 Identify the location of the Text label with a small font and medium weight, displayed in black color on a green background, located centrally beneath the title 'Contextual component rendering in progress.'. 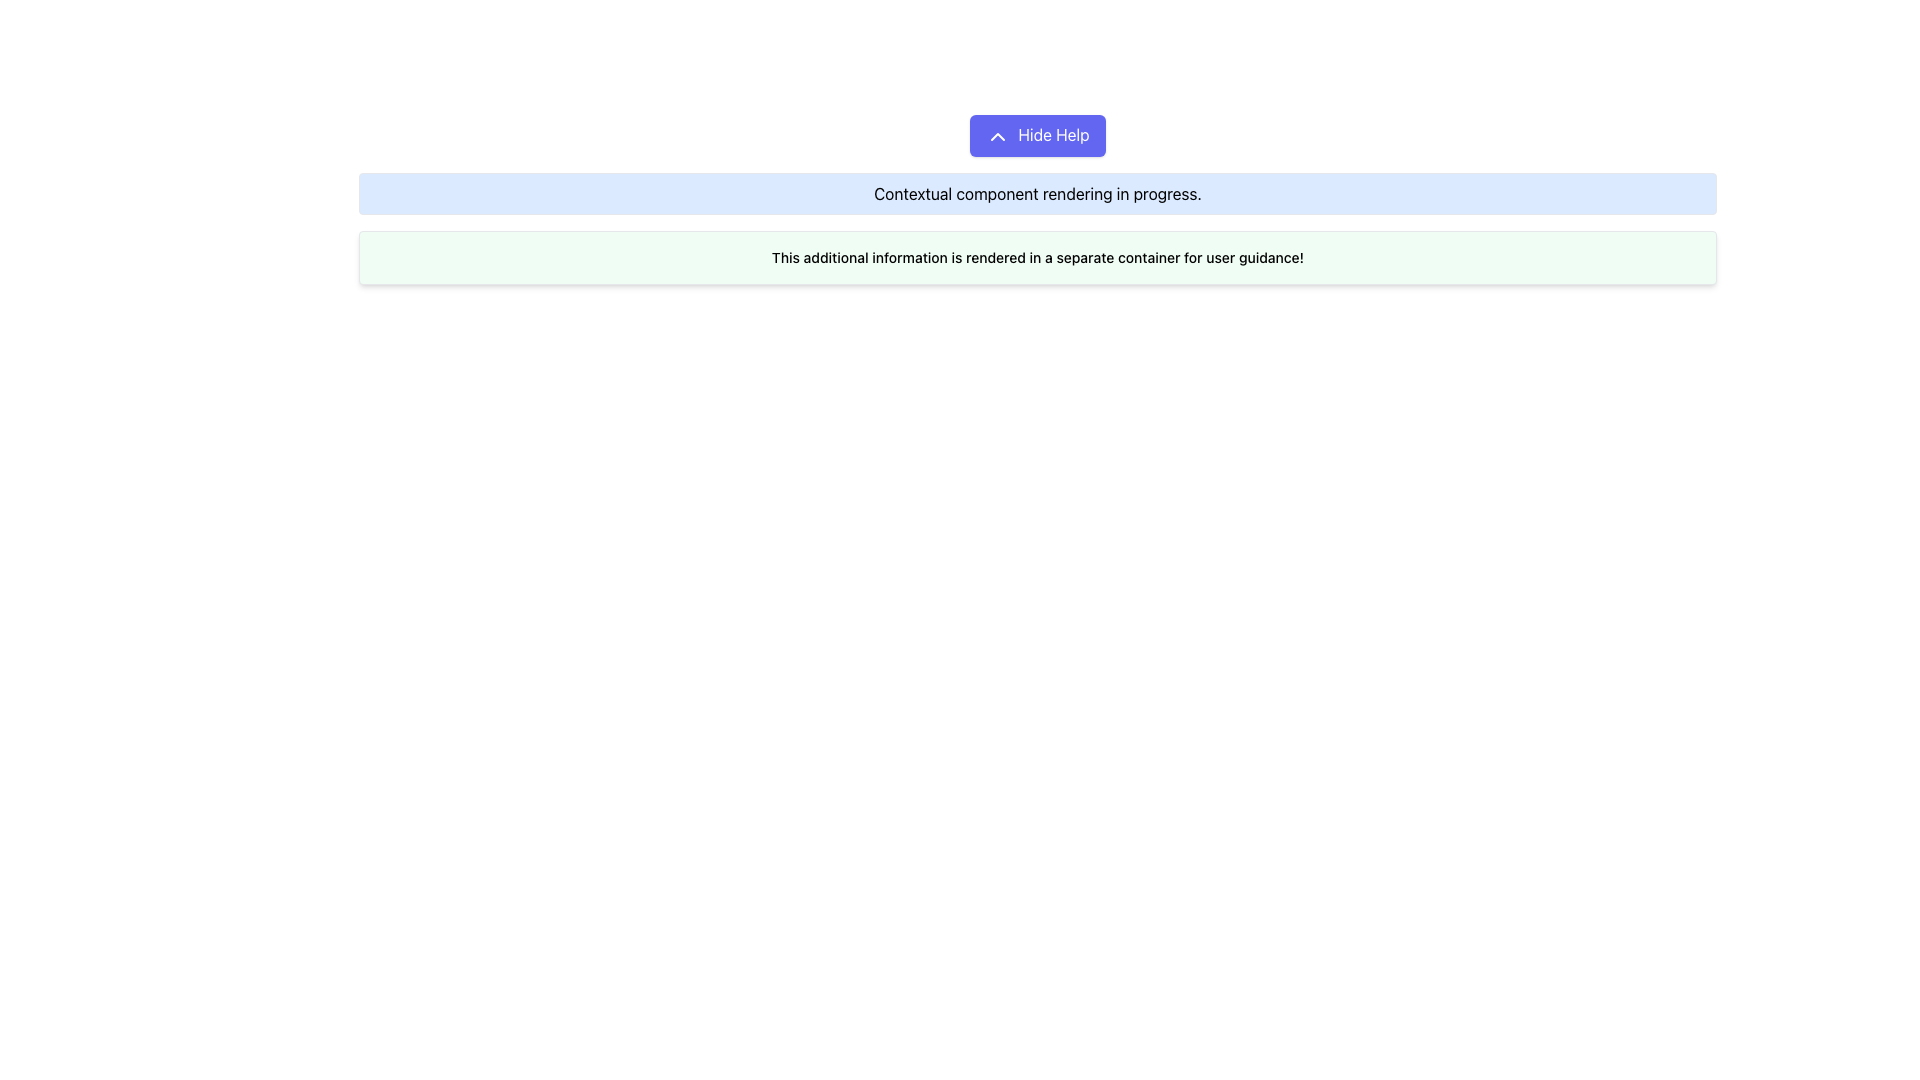
(1037, 256).